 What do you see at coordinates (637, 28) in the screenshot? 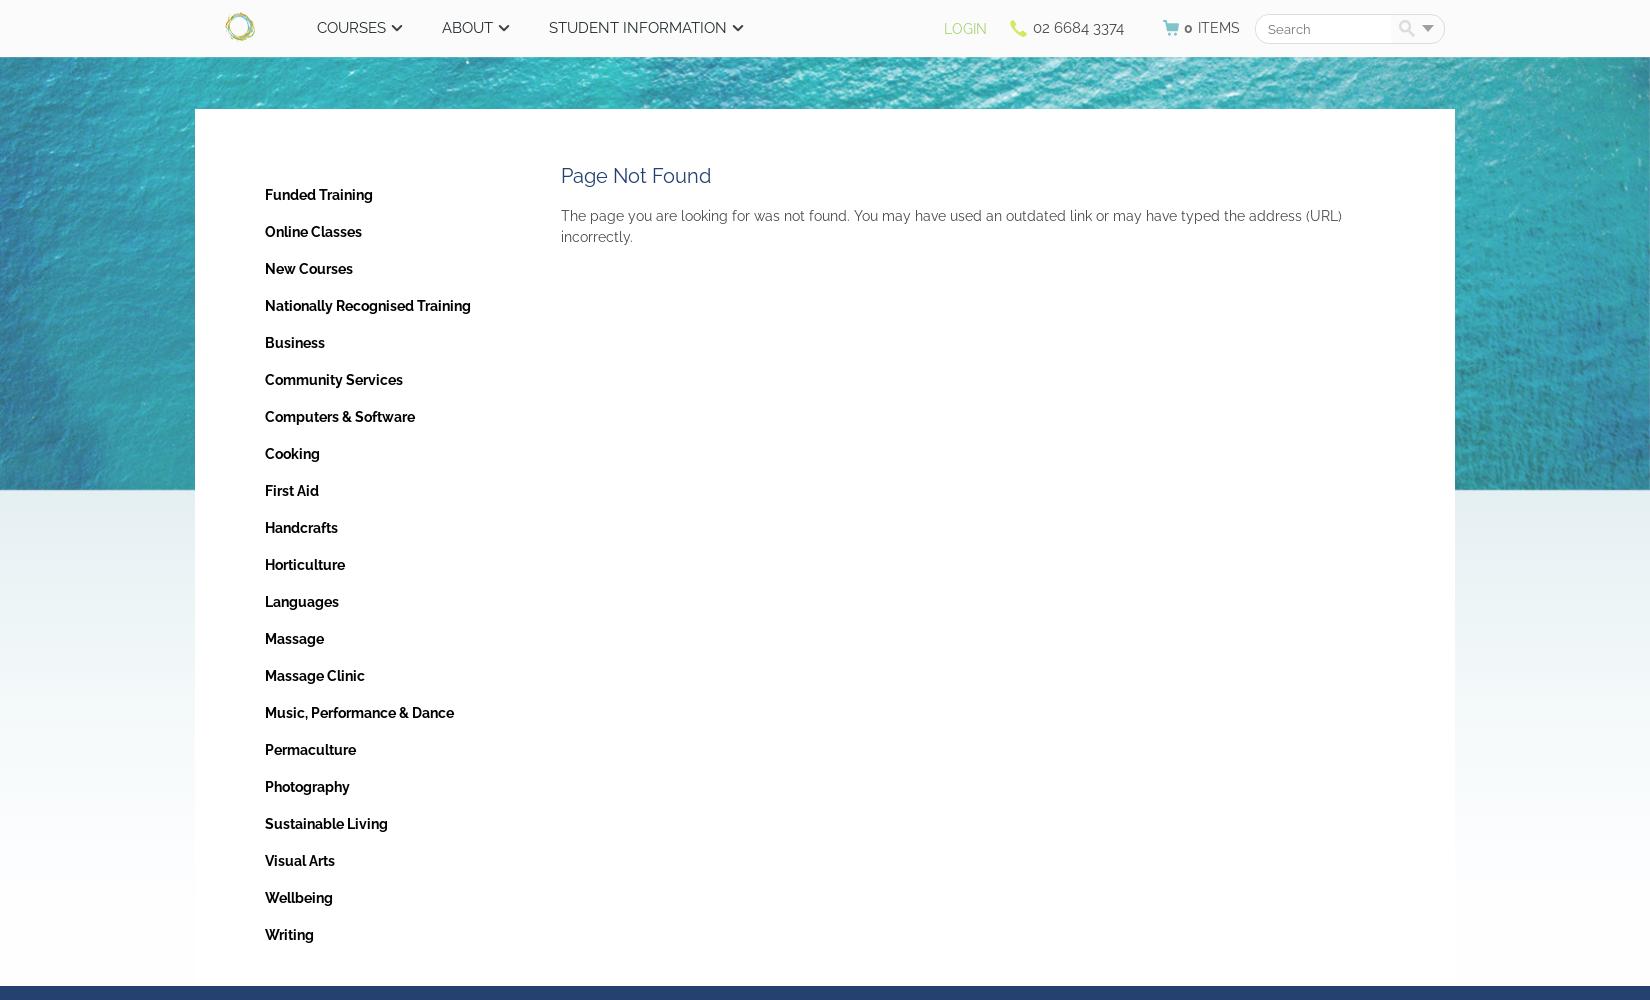
I see `'Student Information'` at bounding box center [637, 28].